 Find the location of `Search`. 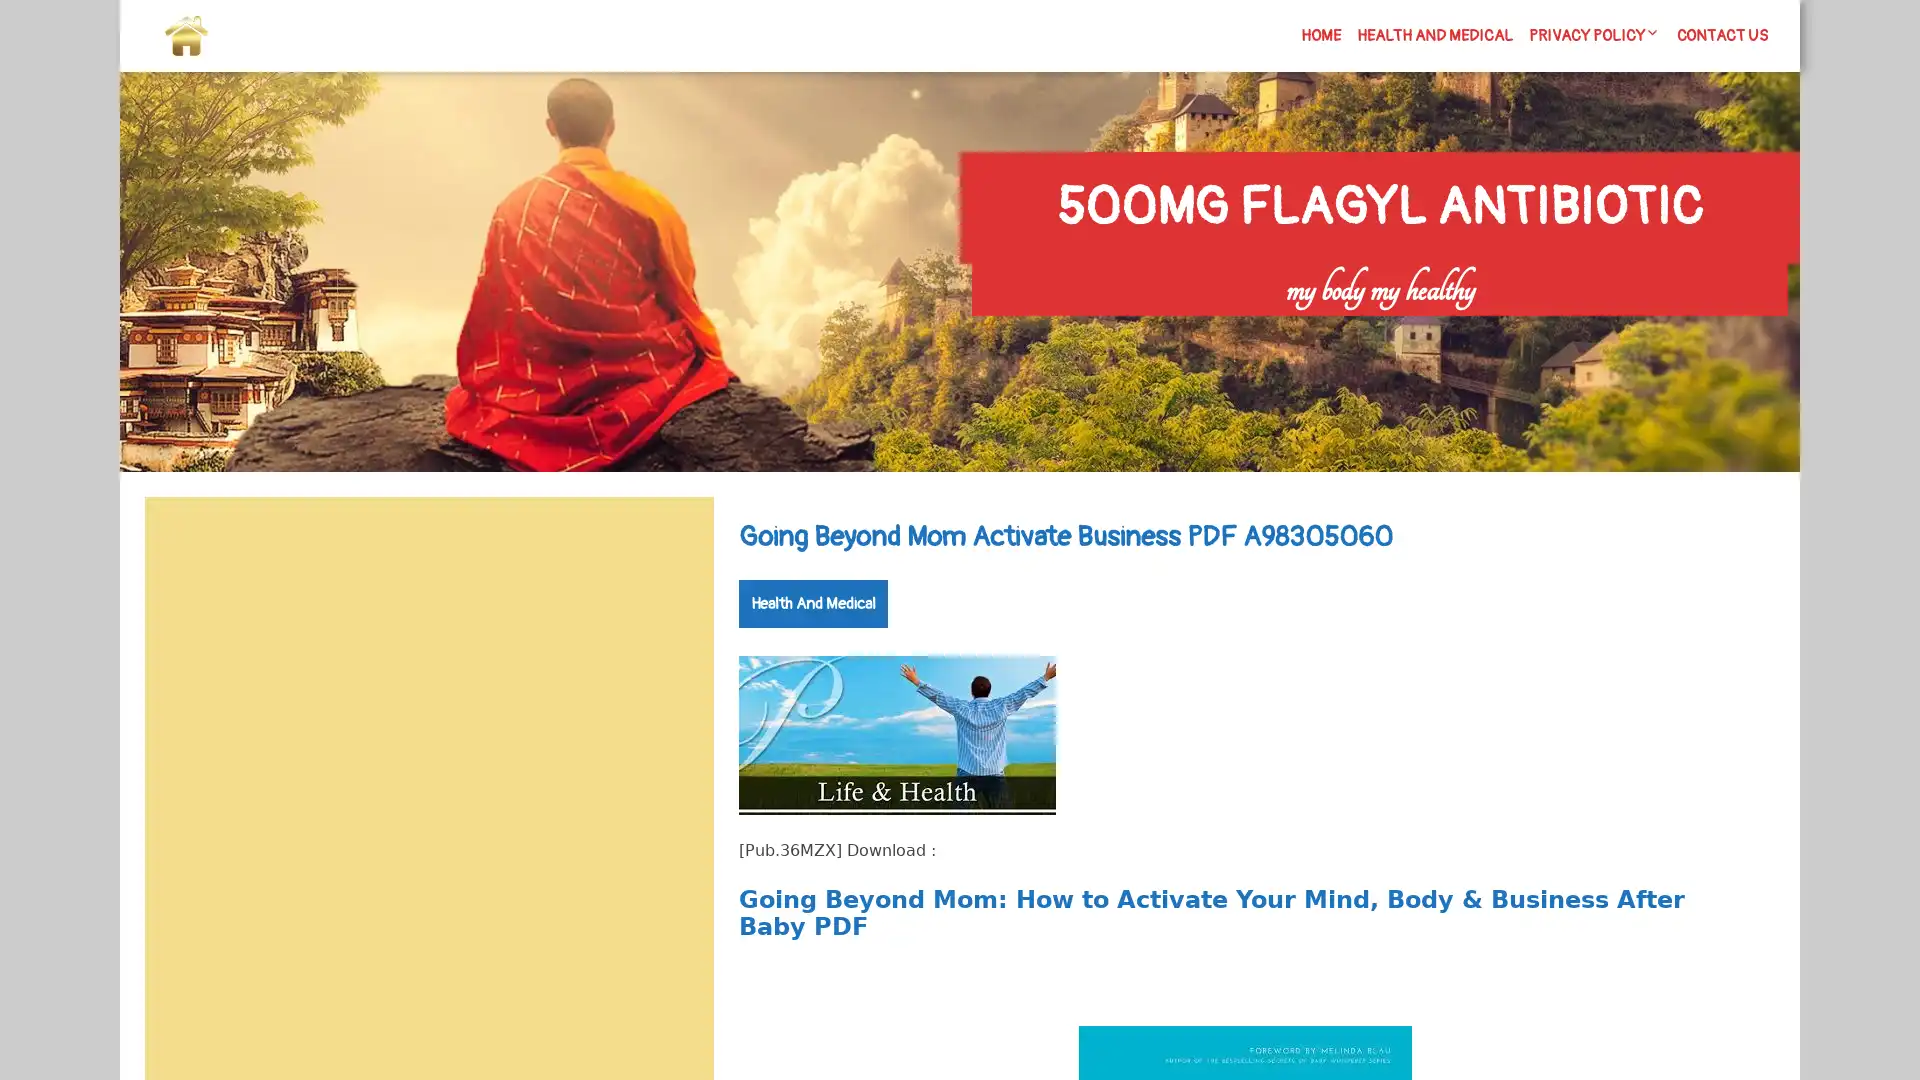

Search is located at coordinates (1557, 327).